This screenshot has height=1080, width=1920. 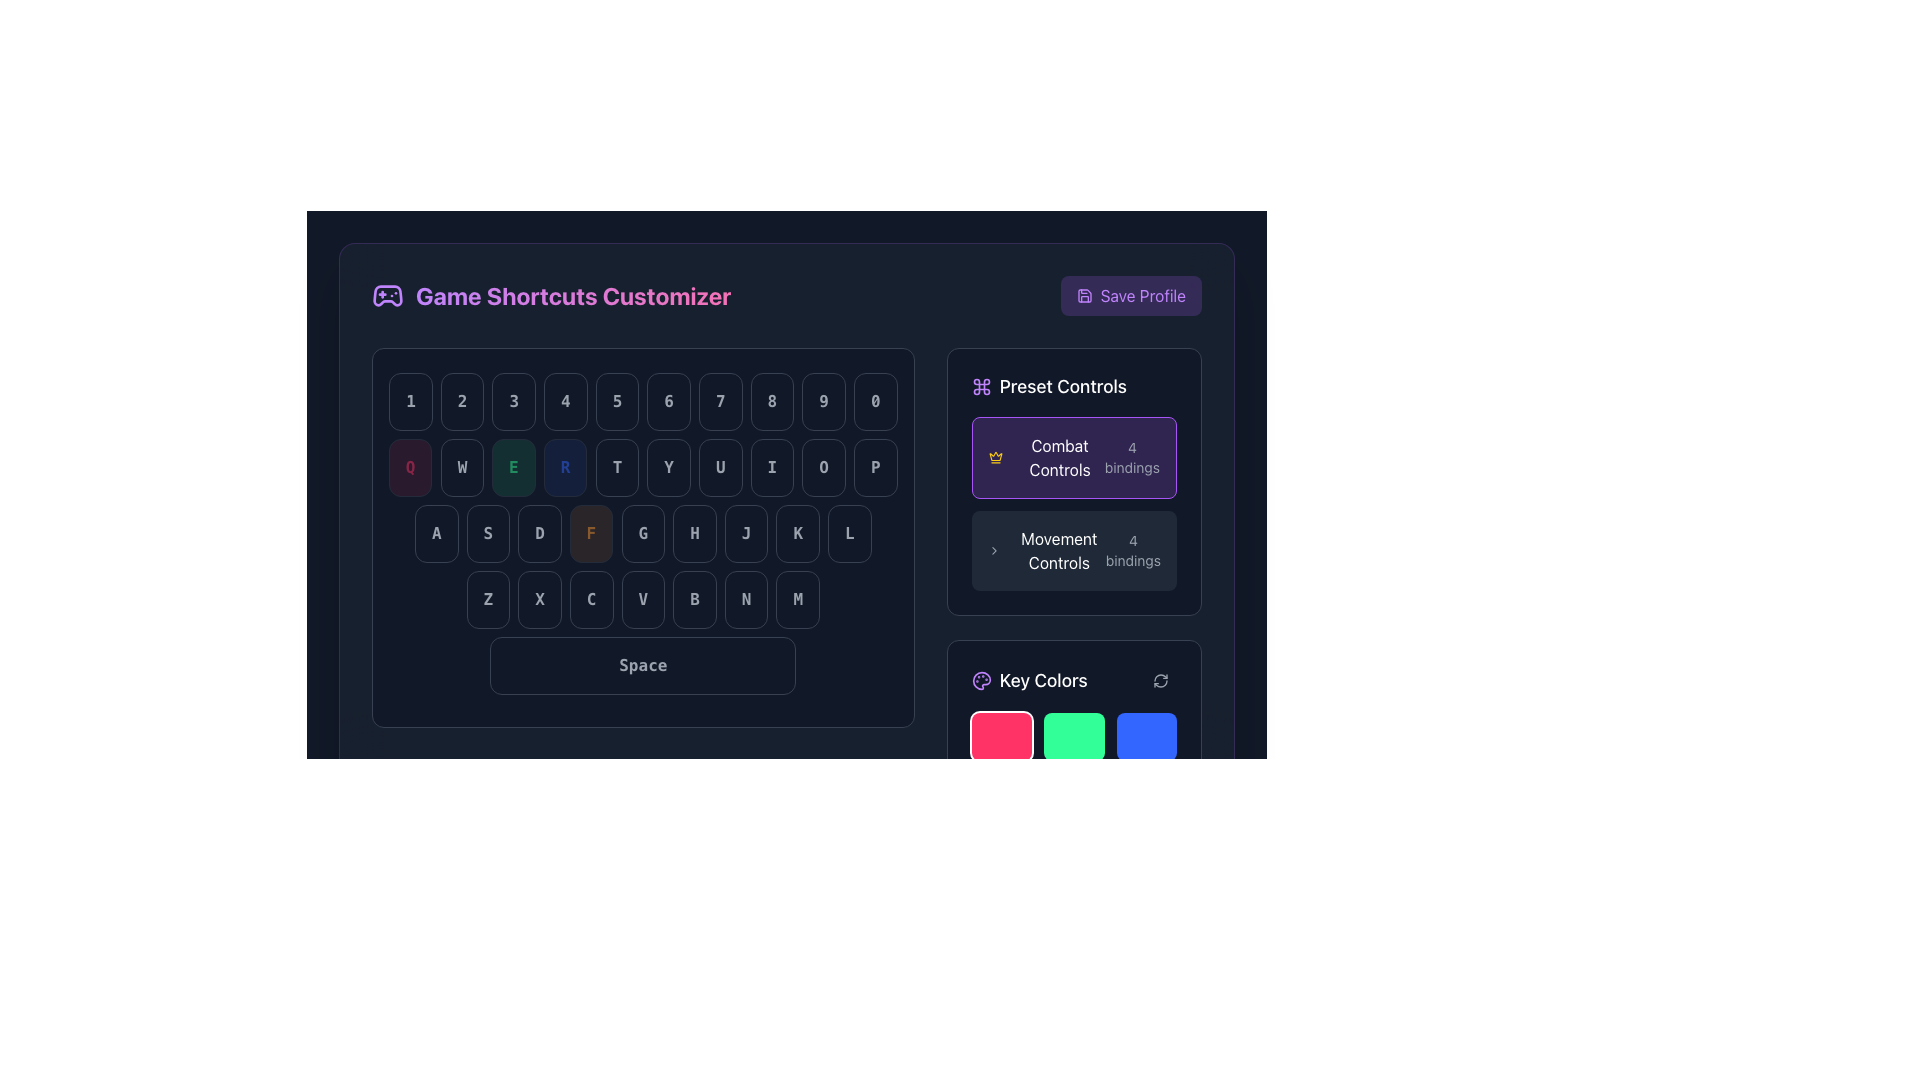 I want to click on the rectangular button displaying the letter 'B' in bold, light-gray text on a dark-blue background, which is the fifth item in the row containing the keys 'ZXCVBNM' to simulate pressing the 'B' key, so click(x=695, y=599).